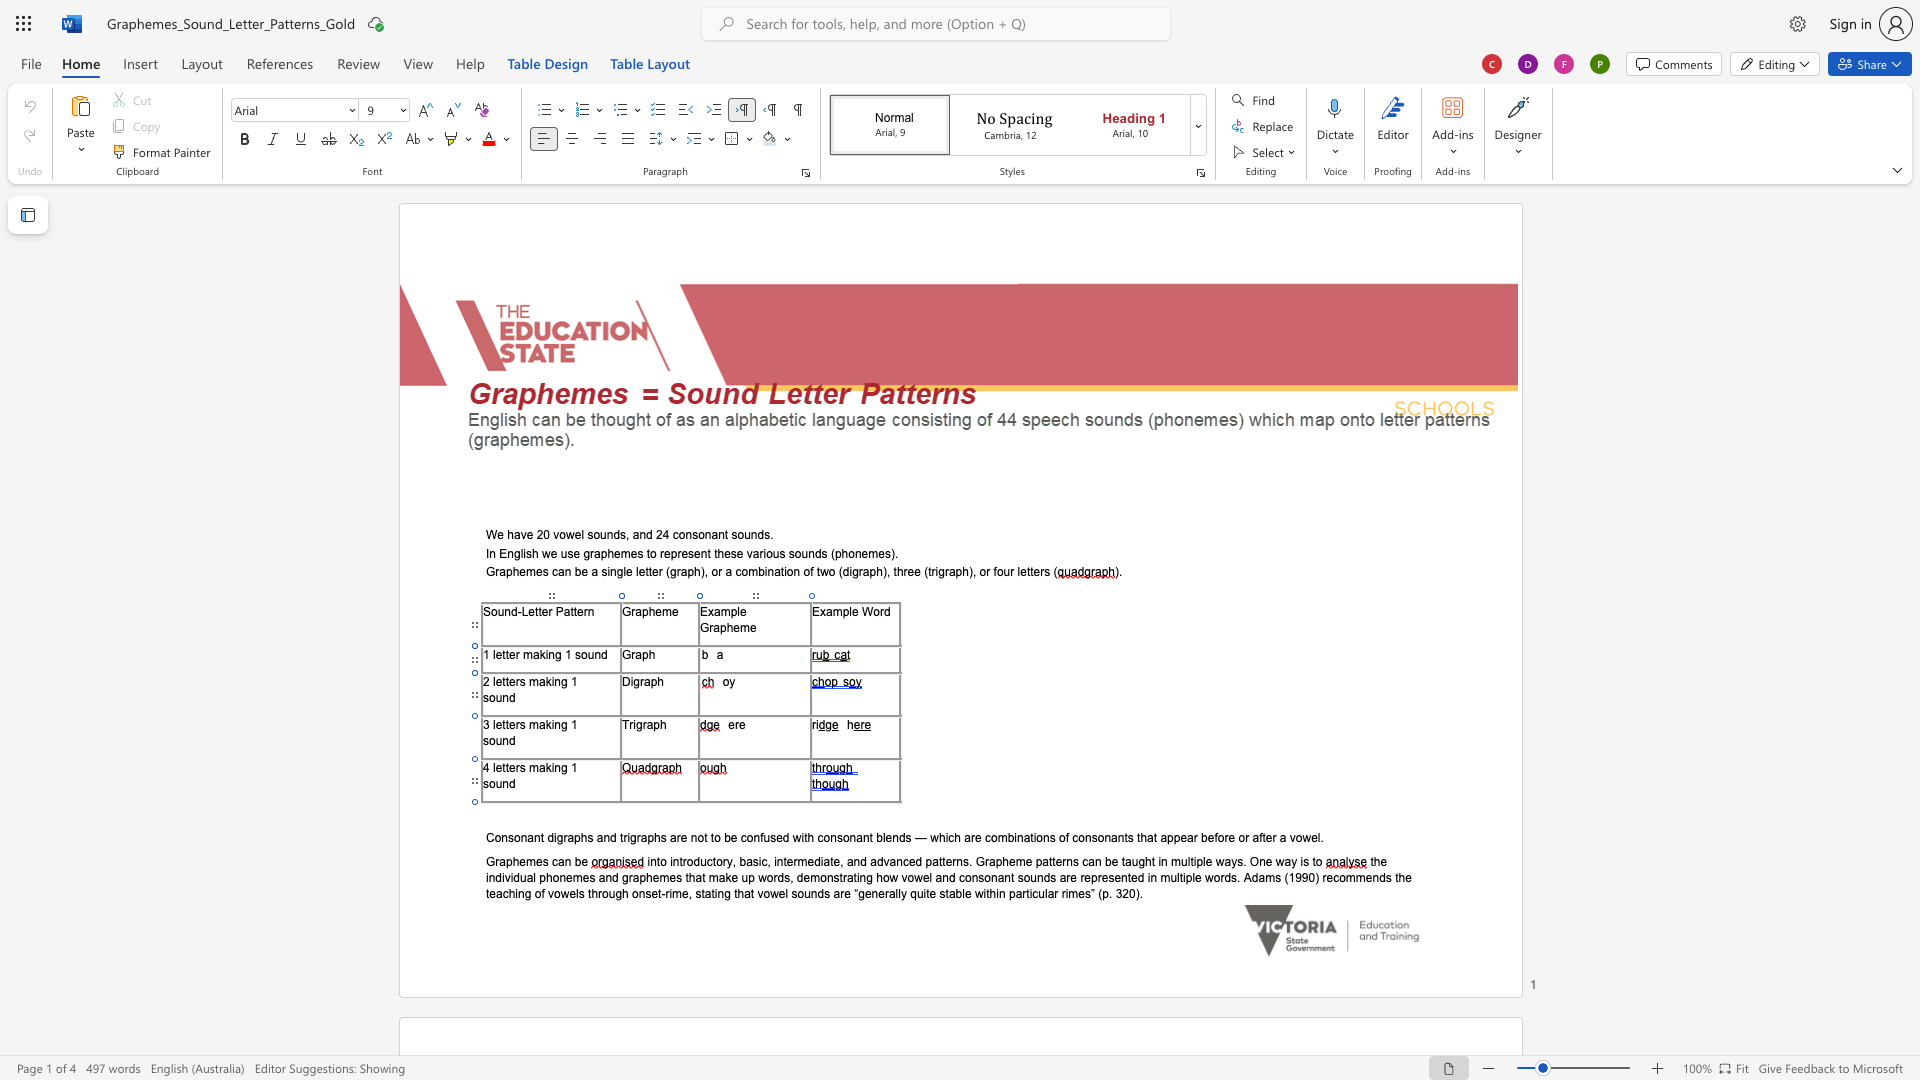  Describe the element at coordinates (765, 837) in the screenshot. I see `the 1th character "u" in the text` at that location.